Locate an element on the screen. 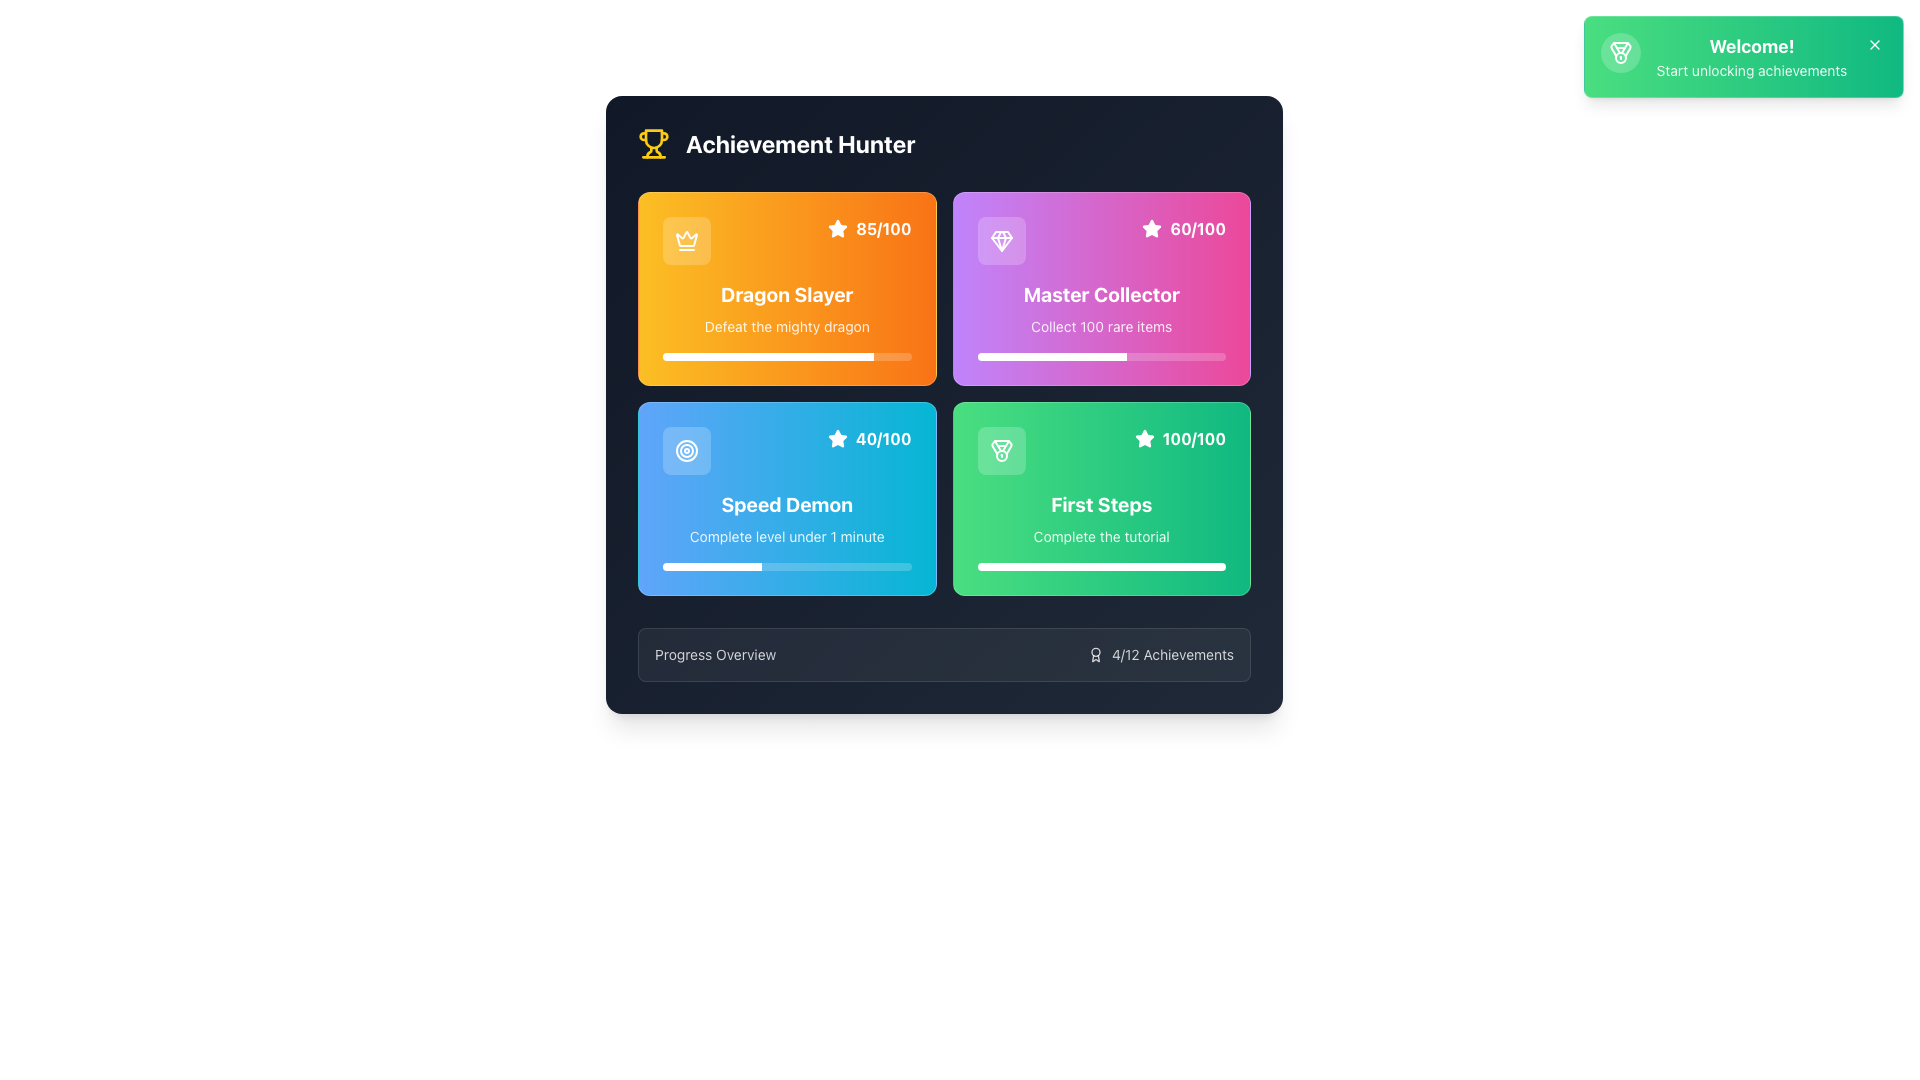  the achievement icon in the top-left corner of the 'Achievement Hunter' card, which visually represents achievements or awards is located at coordinates (686, 238).